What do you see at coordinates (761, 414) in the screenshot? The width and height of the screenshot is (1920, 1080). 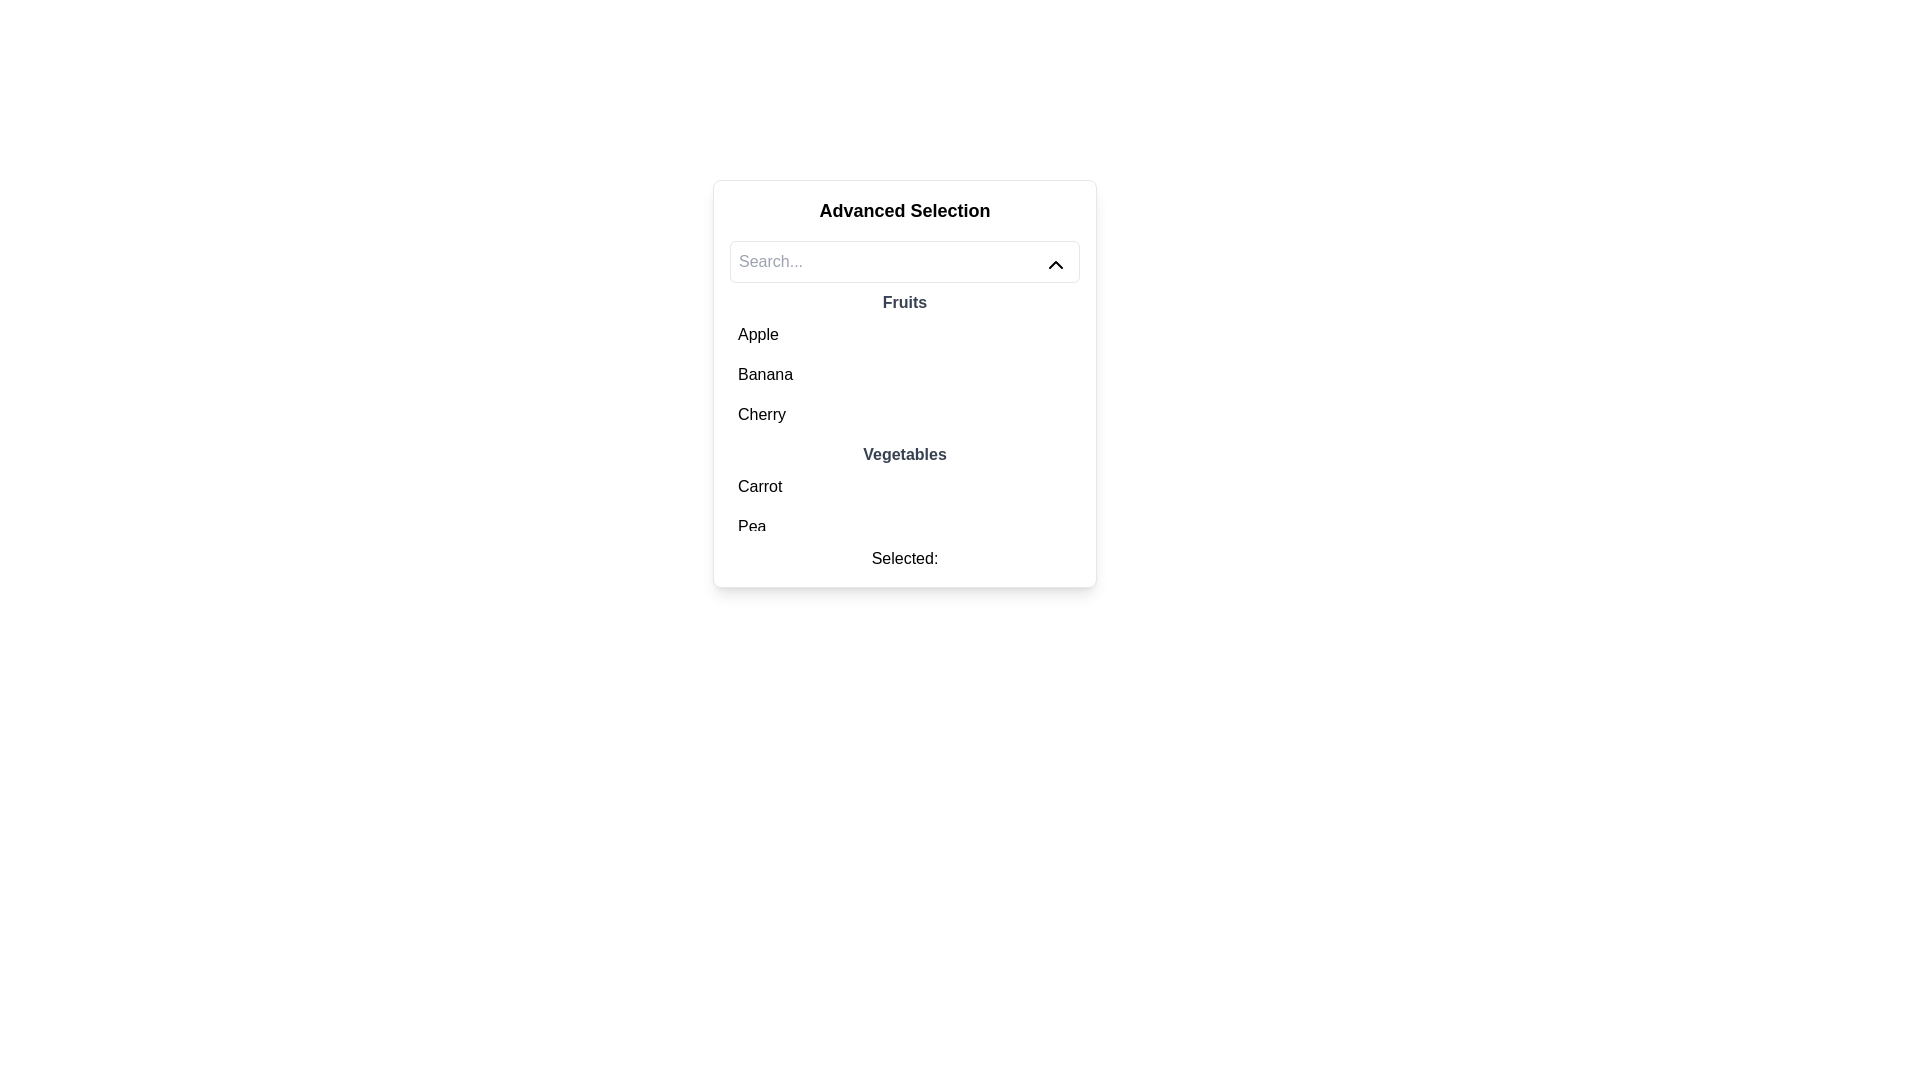 I see `the text-based list item 'Cherry' in the dropdown menu under the 'Fruits' section` at bounding box center [761, 414].